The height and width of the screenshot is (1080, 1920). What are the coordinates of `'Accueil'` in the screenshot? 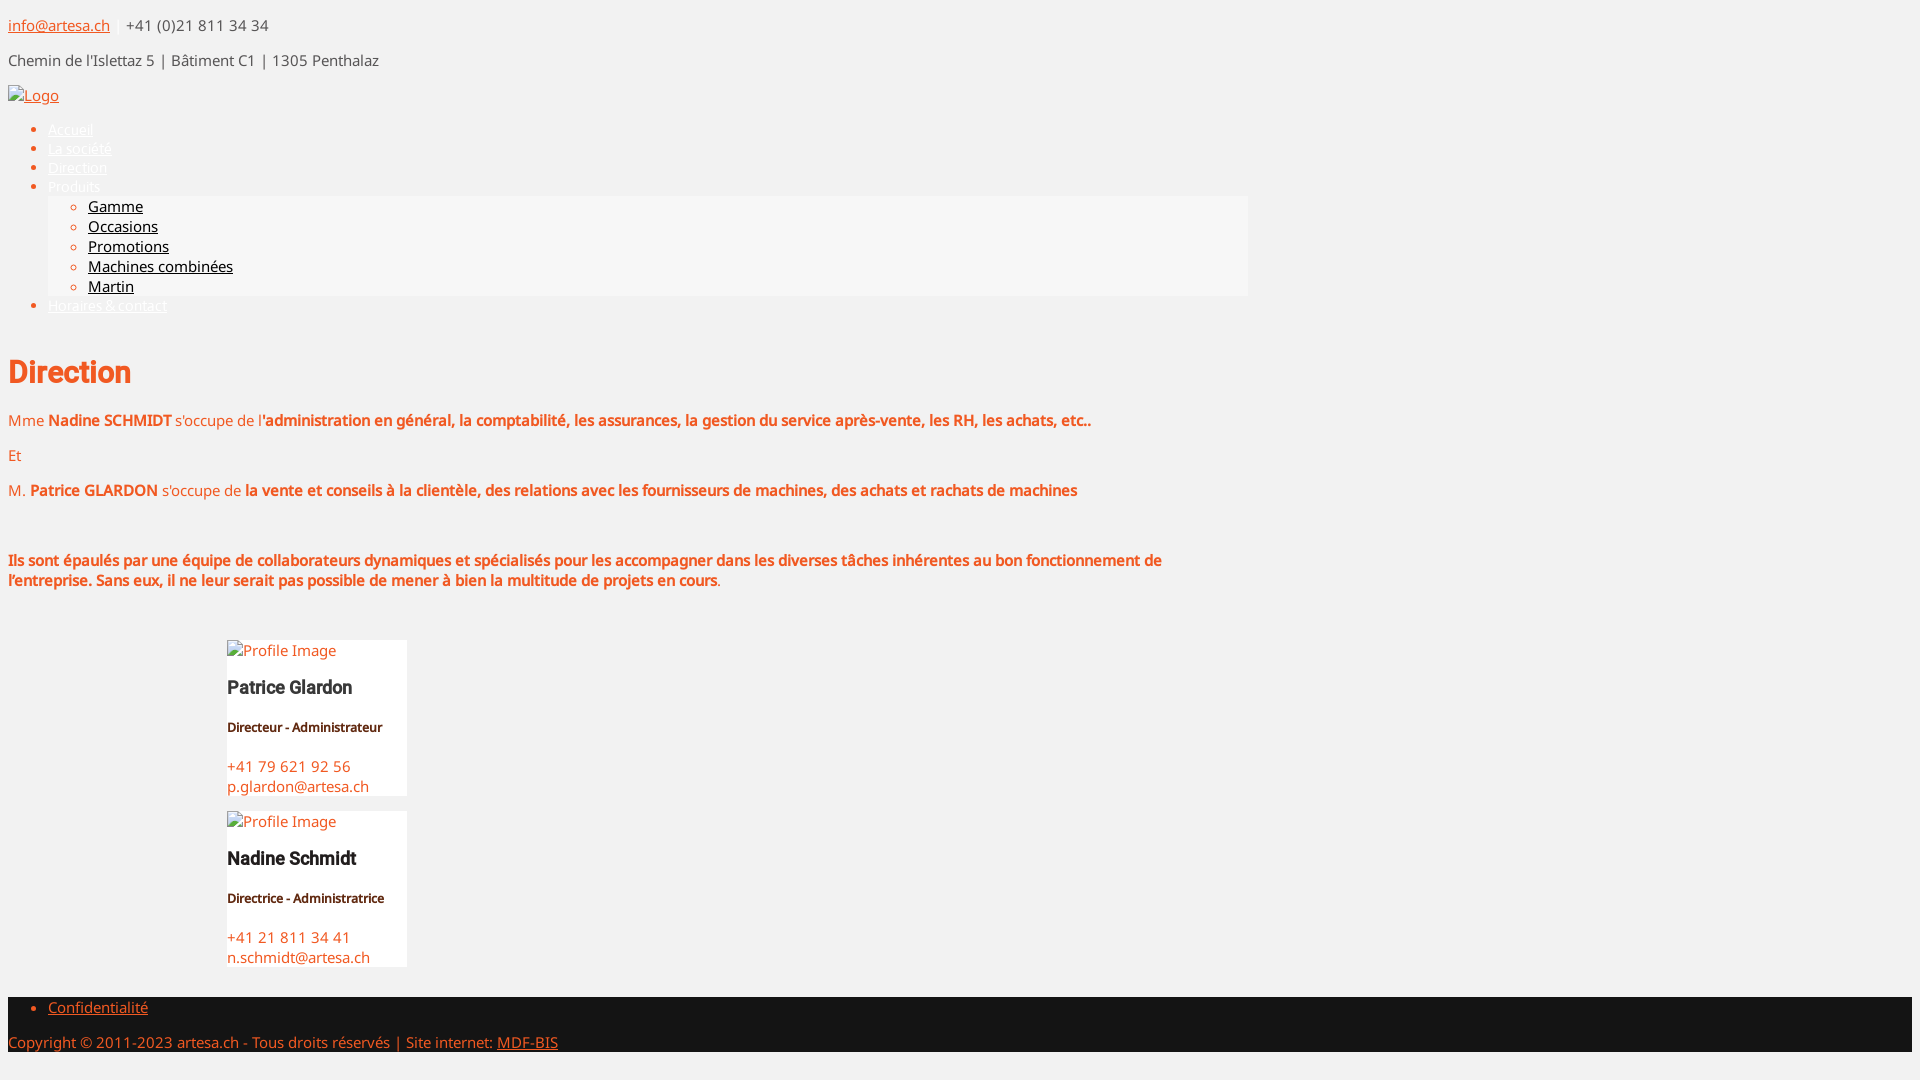 It's located at (70, 129).